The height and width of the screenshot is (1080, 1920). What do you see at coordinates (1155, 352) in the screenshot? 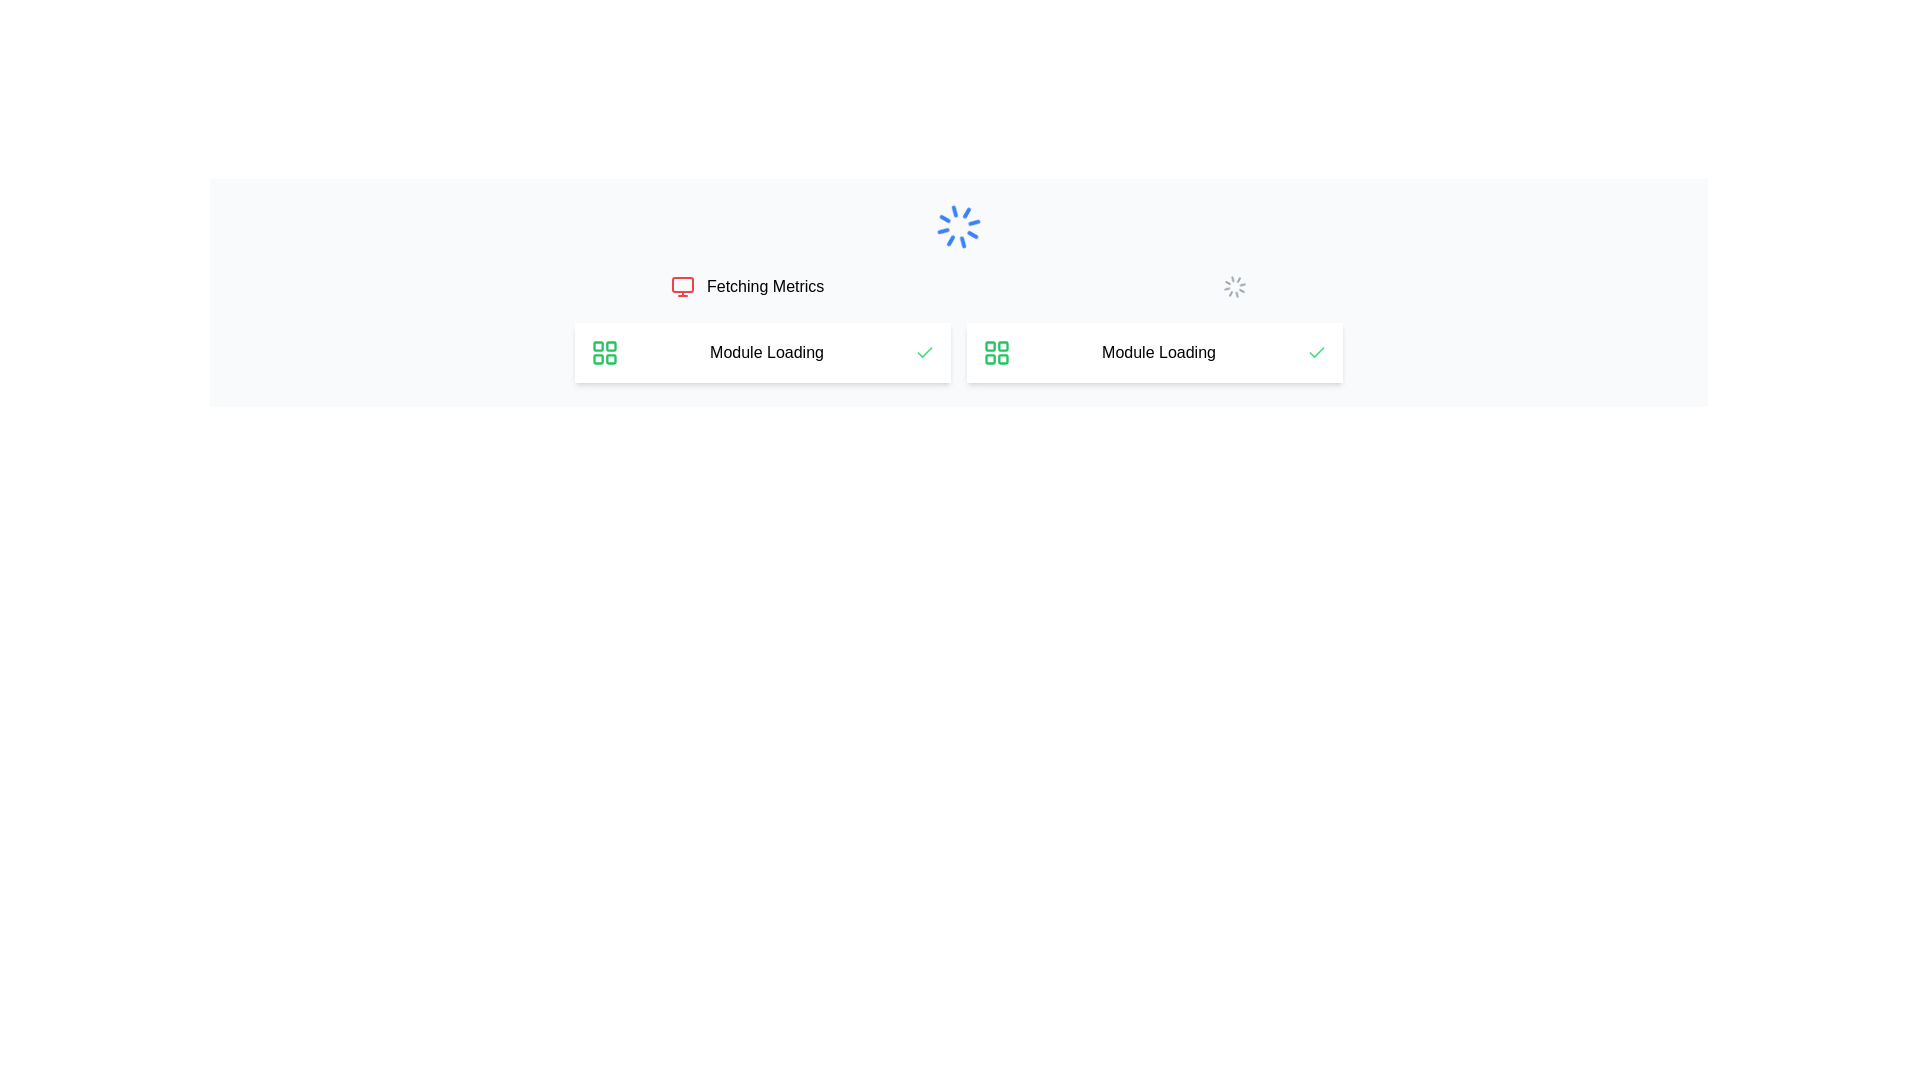
I see `the Informational panel displaying 'Module Loading' with a green grid pattern icon and a green checkmark icon` at bounding box center [1155, 352].